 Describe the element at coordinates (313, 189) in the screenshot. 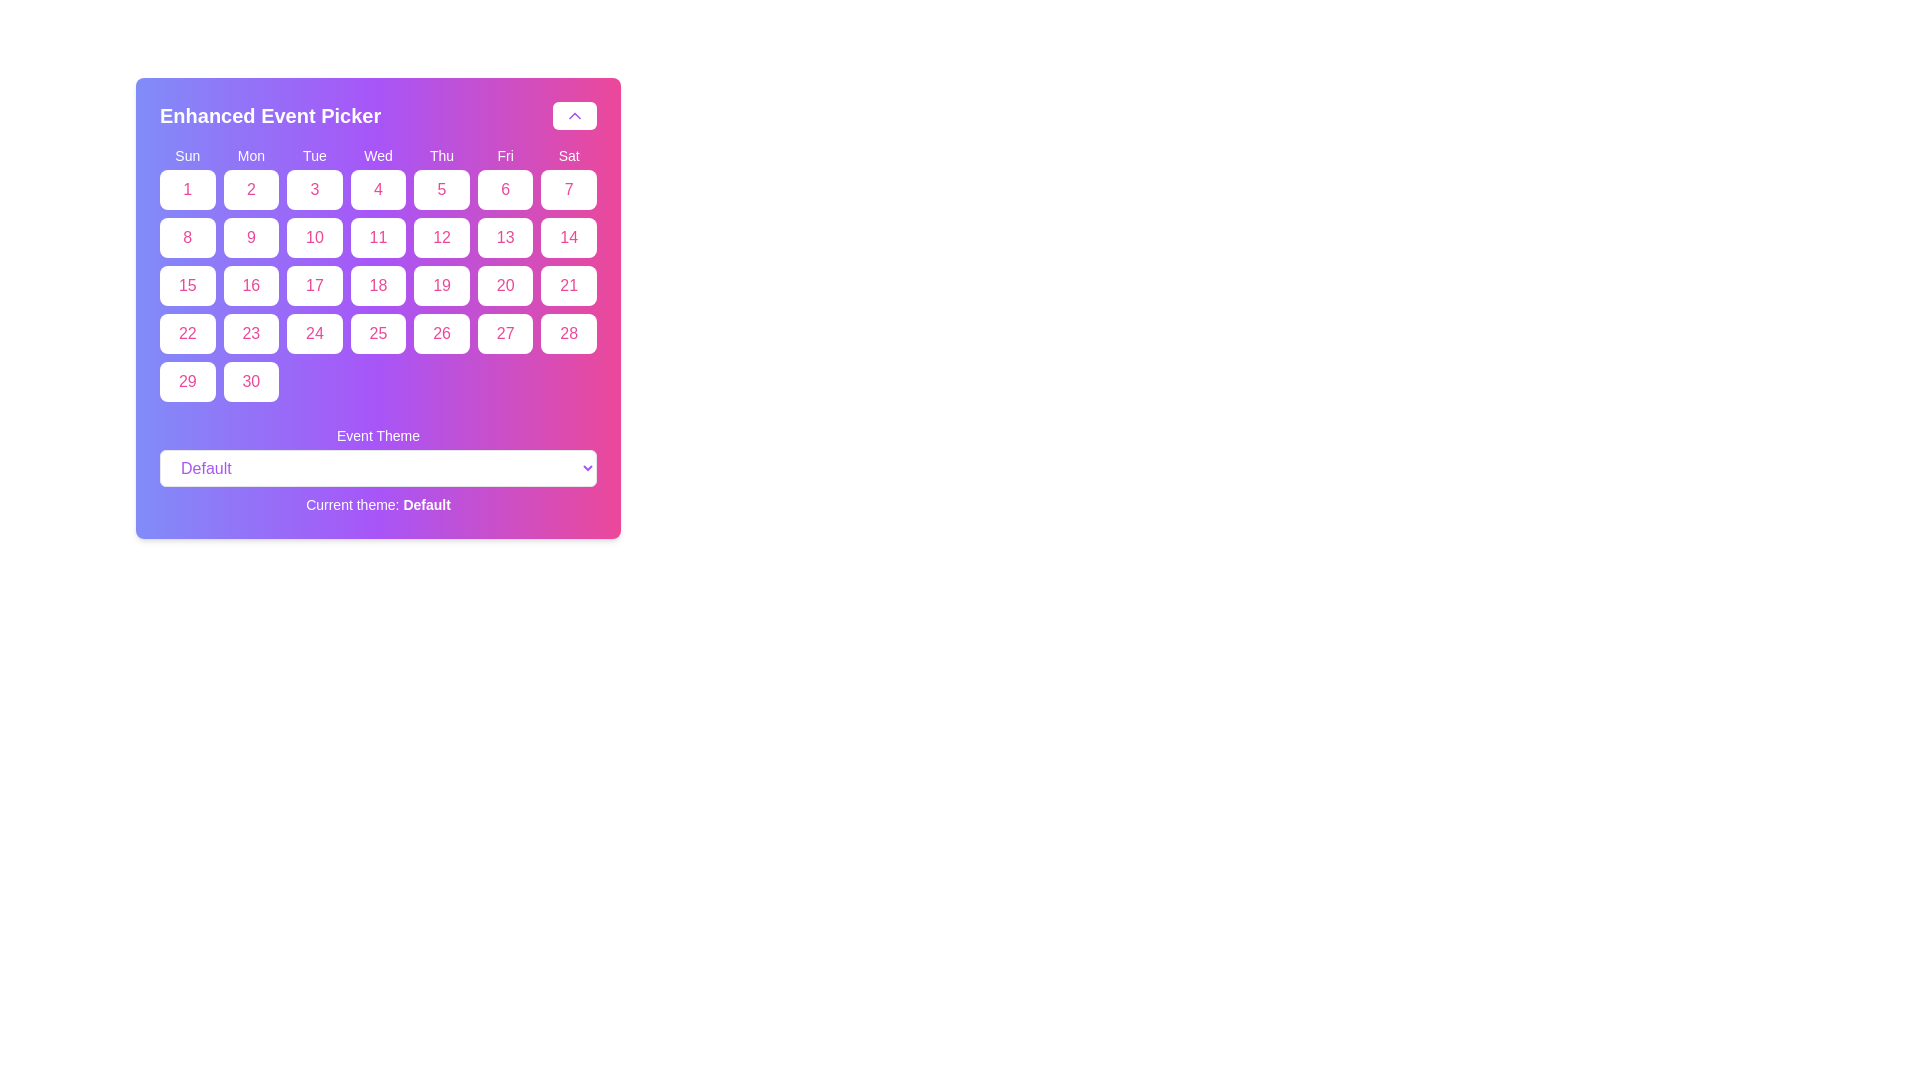

I see `the rounded rectangular button with a white background and pink text displaying the number '3', located in the first row and third column of the grid layout, to trigger the tooltip or visual effect` at that location.